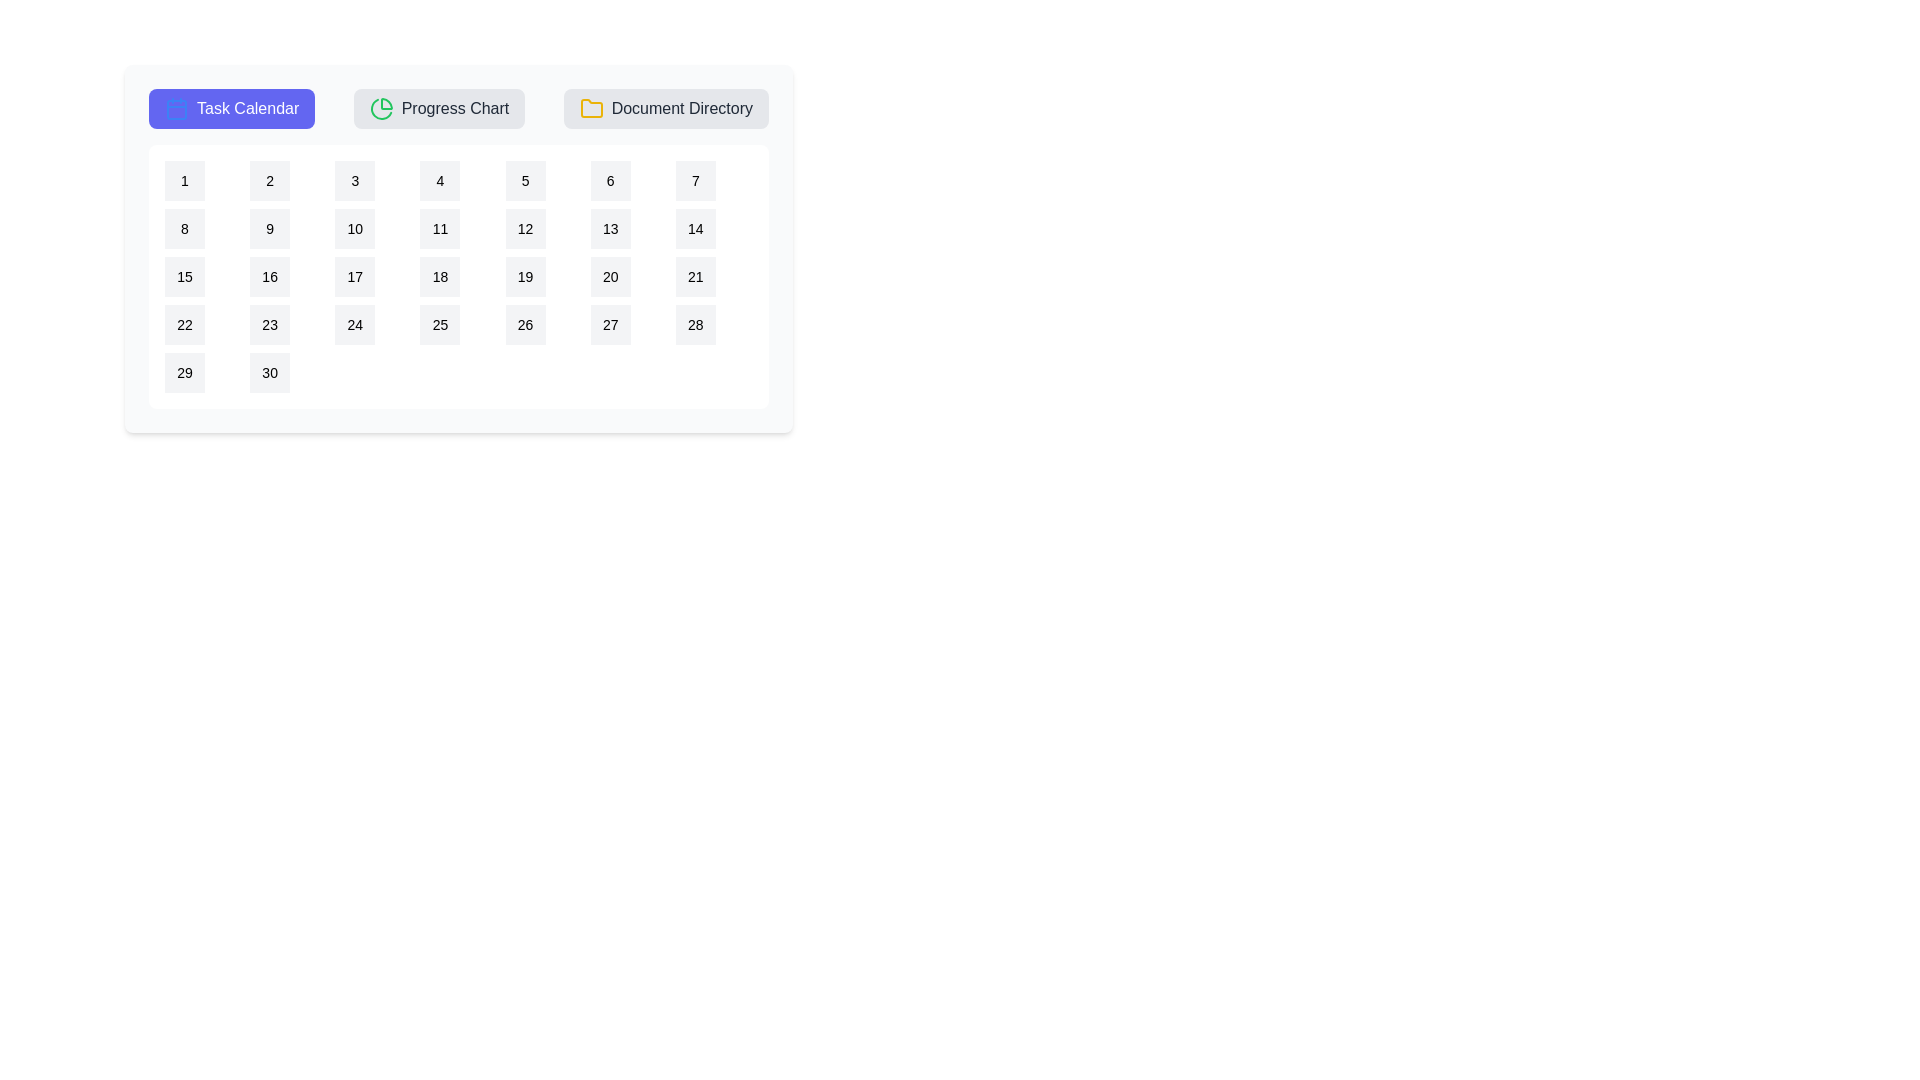  Describe the element at coordinates (695, 227) in the screenshot. I see `the calendar date 14` at that location.